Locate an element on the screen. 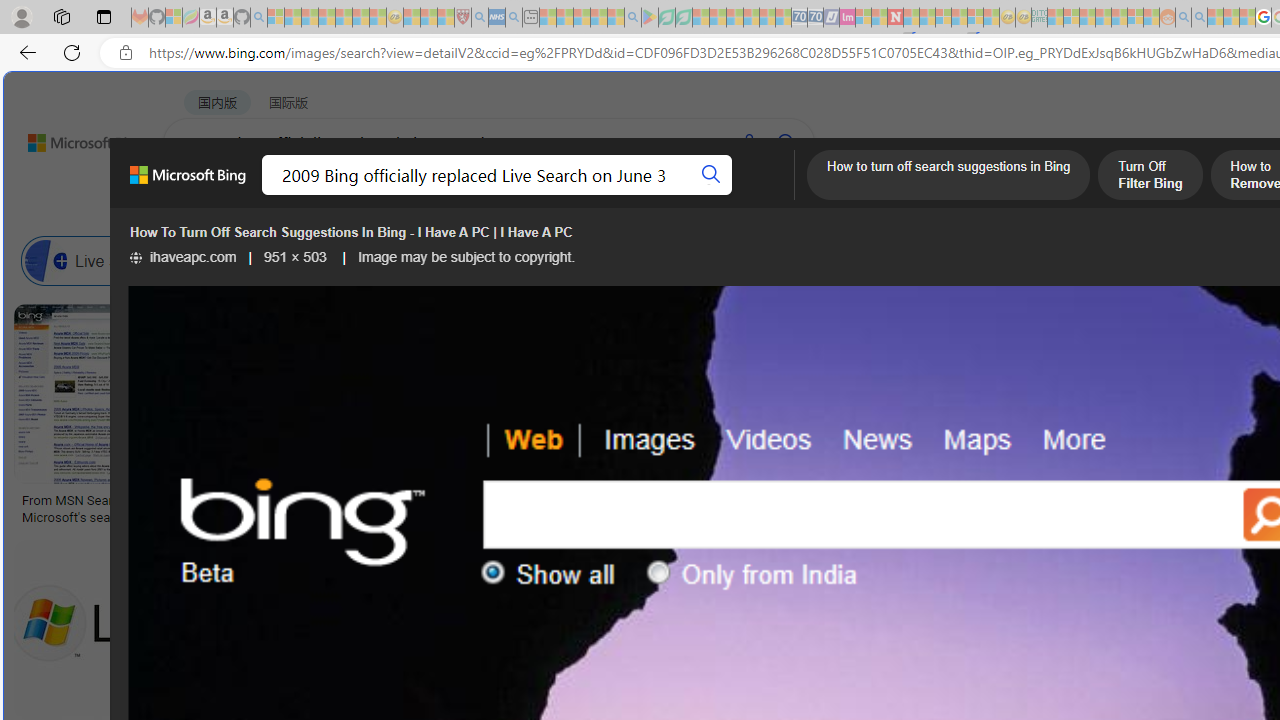 This screenshot has width=1280, height=720. 'DICT' is located at coordinates (717, 195).